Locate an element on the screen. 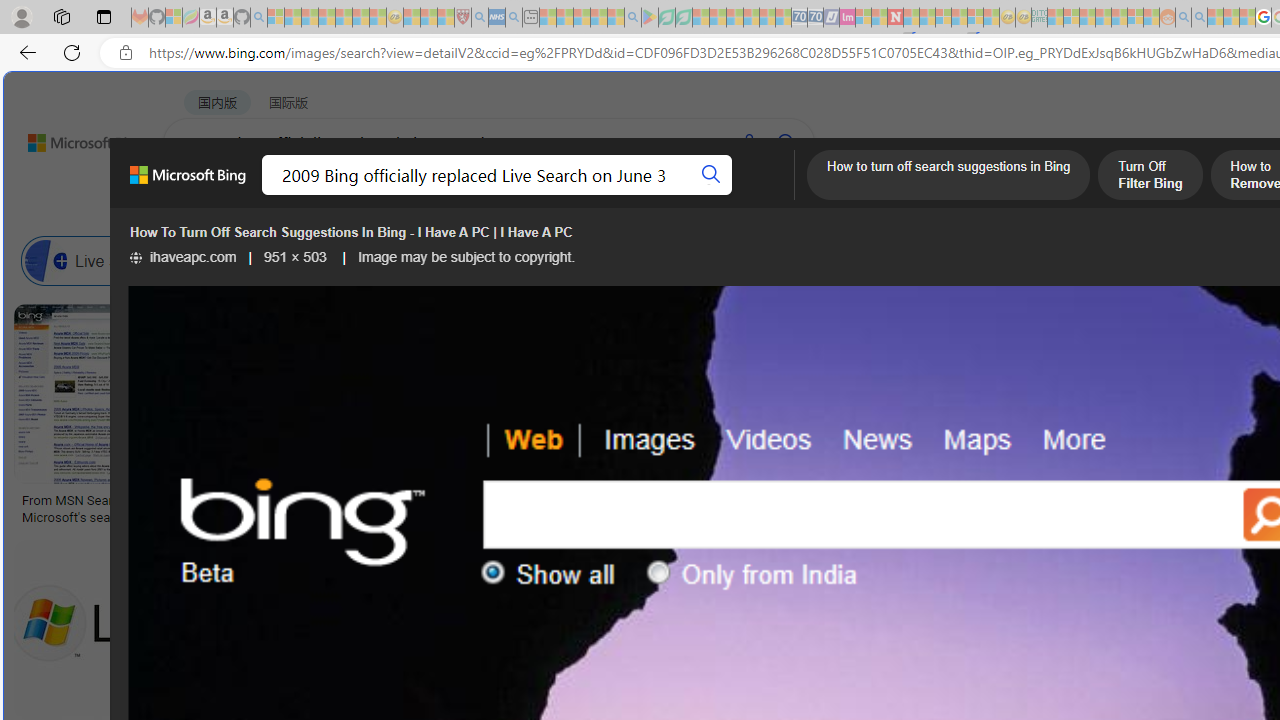 This screenshot has width=1280, height=720. 'DICT' is located at coordinates (717, 195).